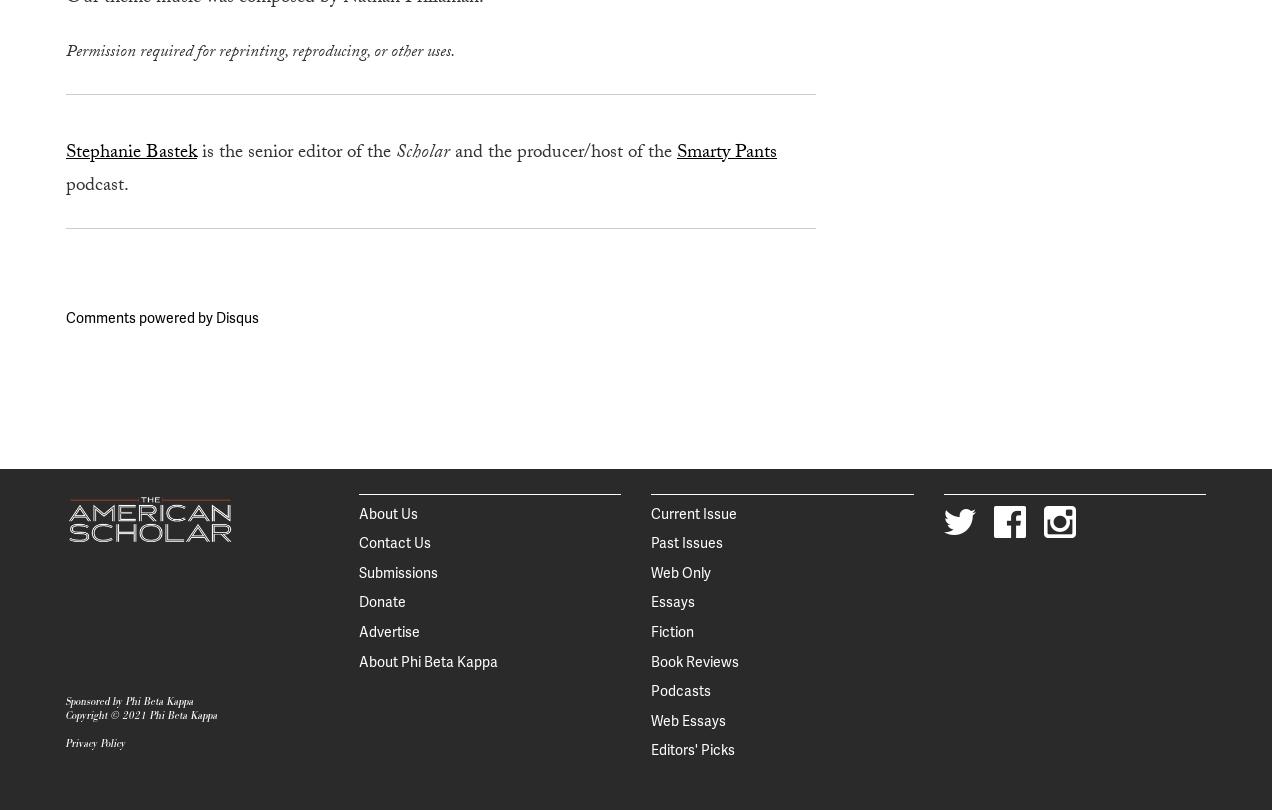 This screenshot has width=1272, height=810. I want to click on 'and the producer/host of the', so click(449, 153).